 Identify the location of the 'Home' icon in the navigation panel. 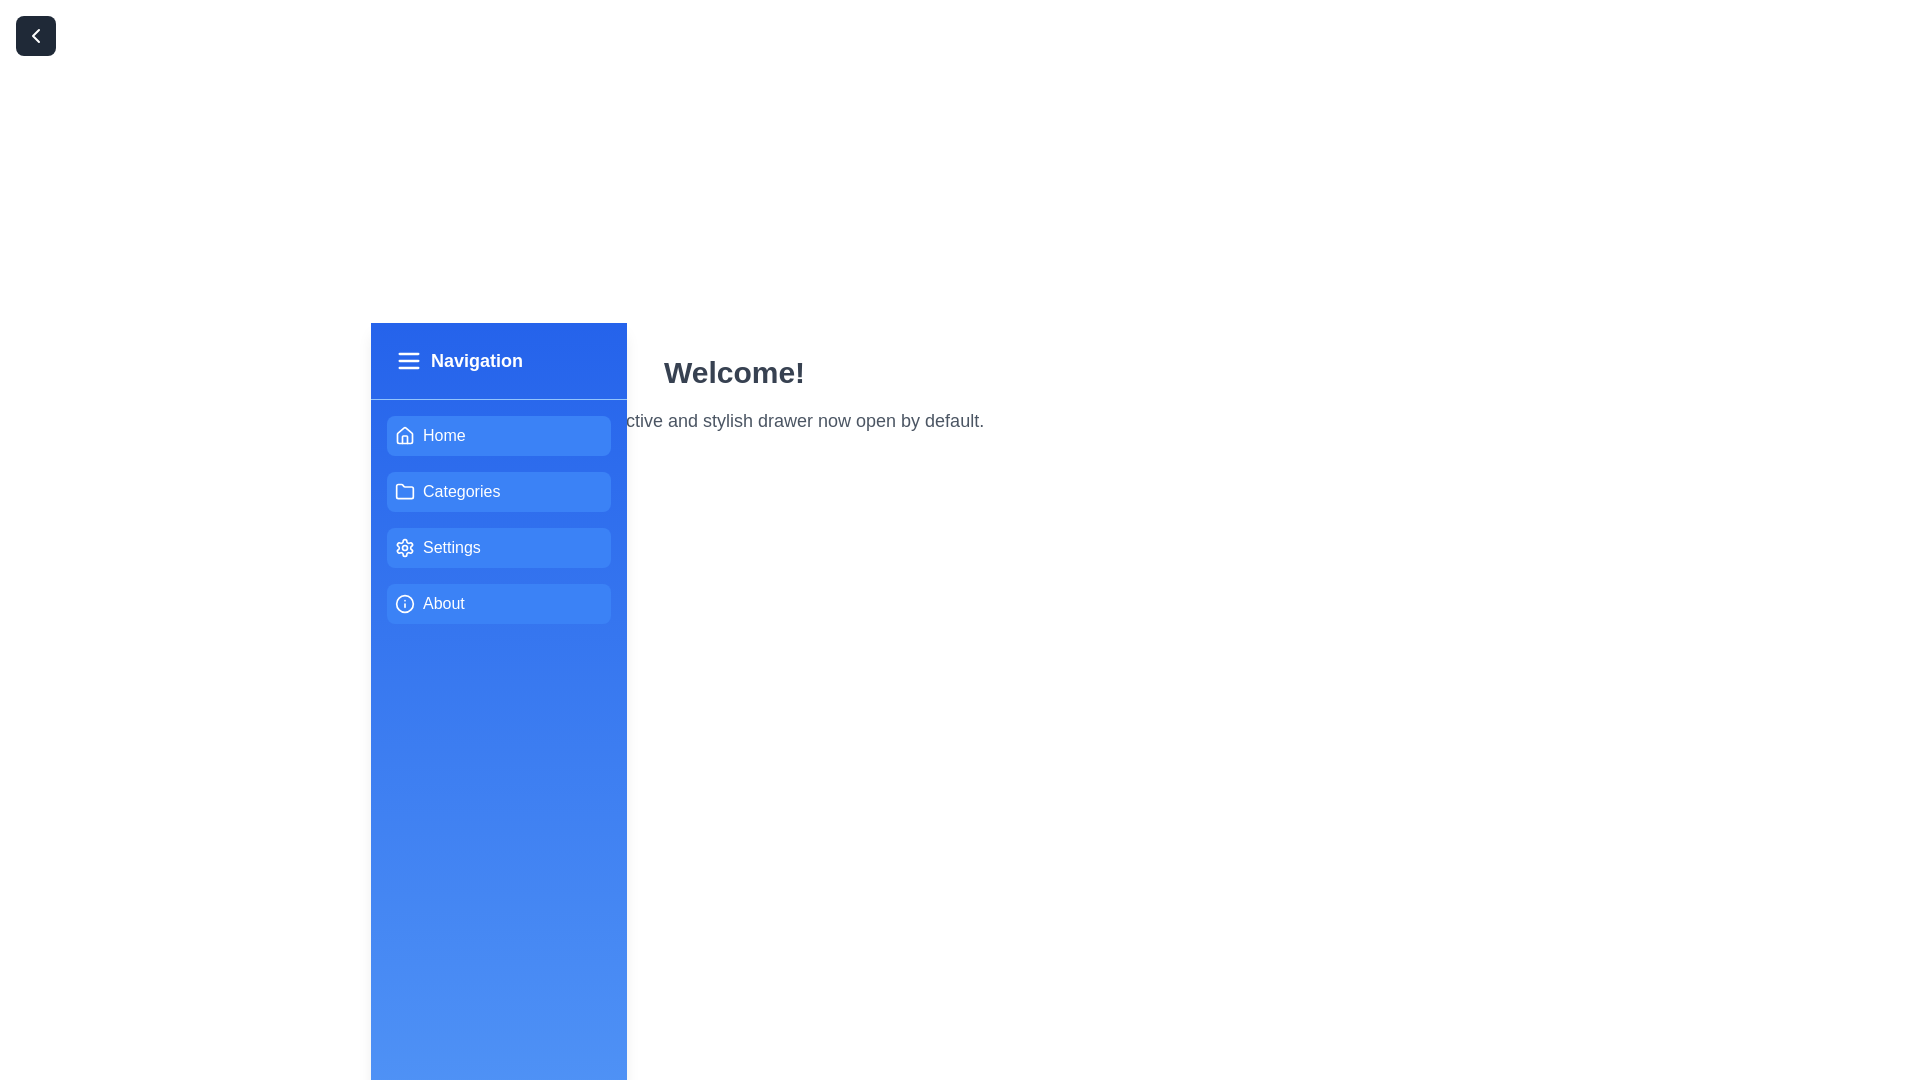
(403, 434).